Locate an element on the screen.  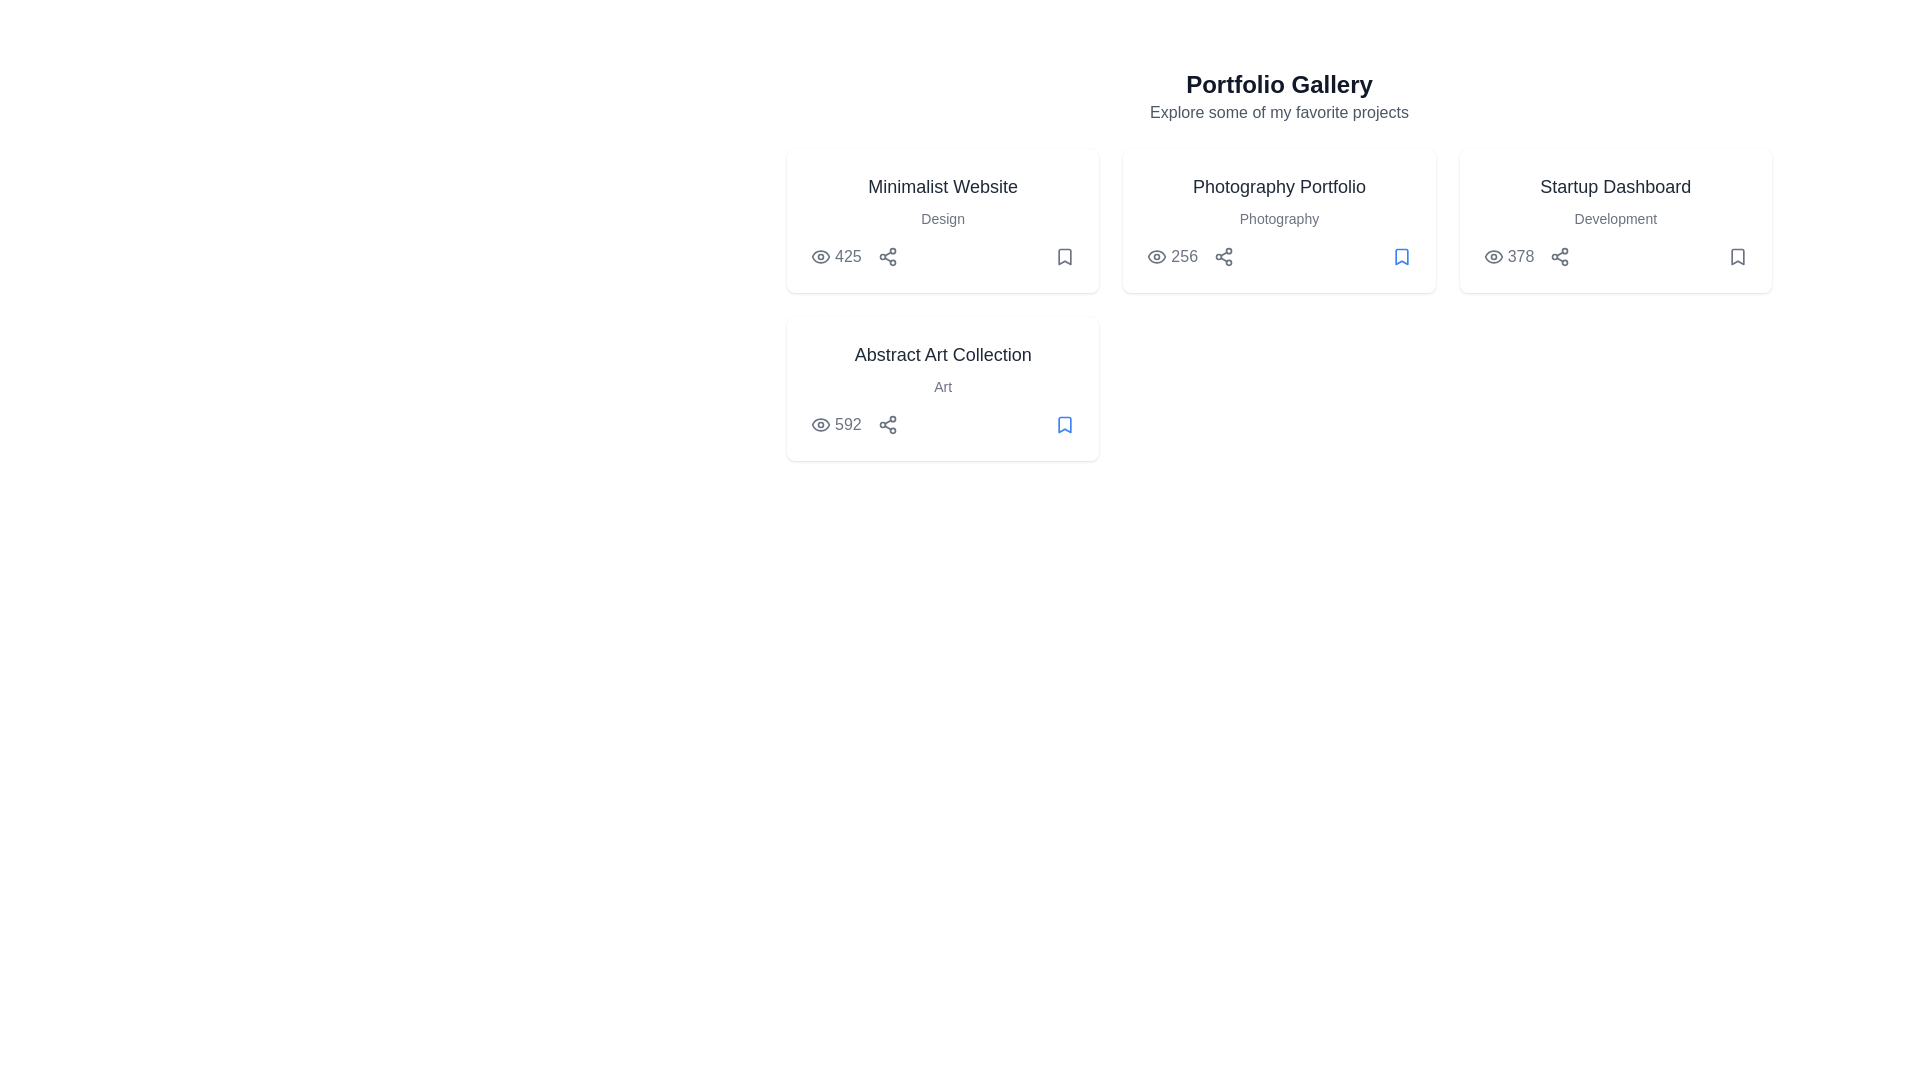
the static text element displaying the view count '425', which is styled in grey sans-serif font and positioned immediately to the right of an eye icon under the 'Minimalist Website' card is located at coordinates (854, 256).